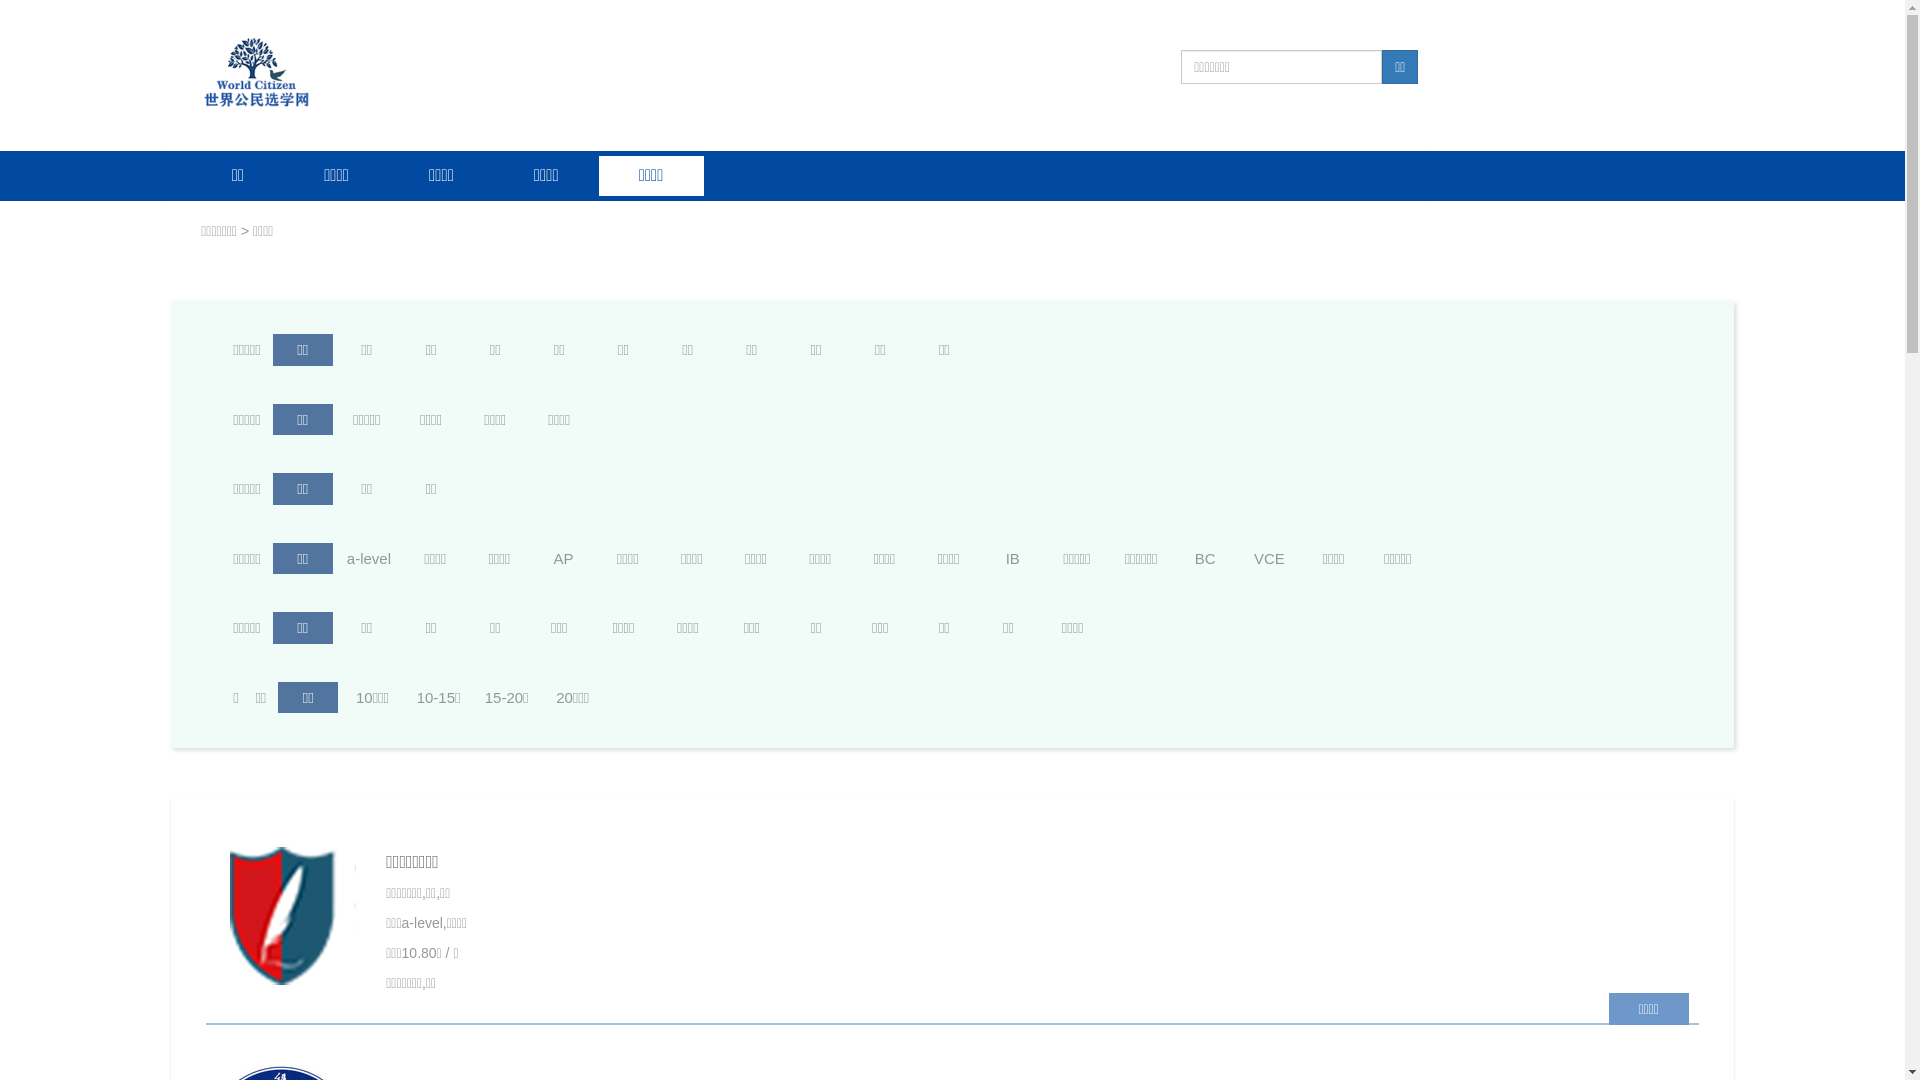 This screenshot has height=1080, width=1920. What do you see at coordinates (369, 558) in the screenshot?
I see `'a-level'` at bounding box center [369, 558].